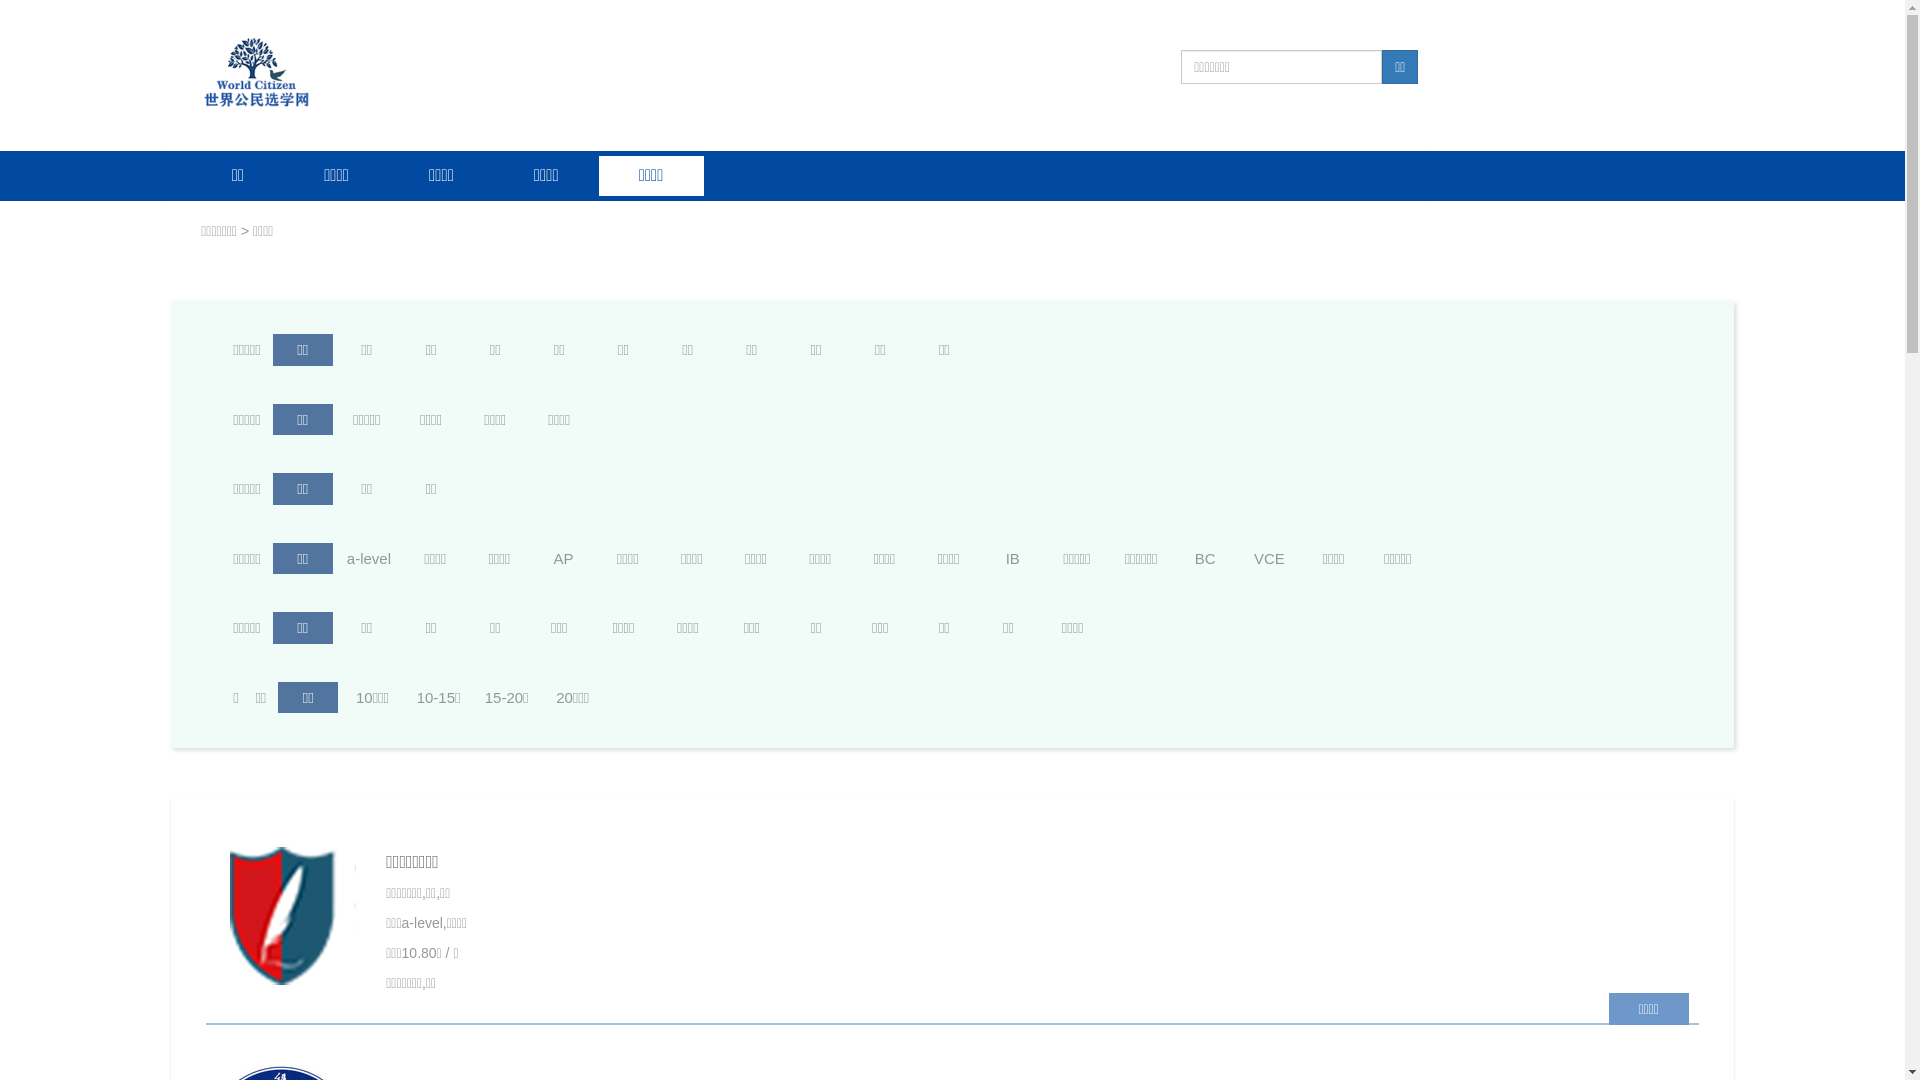 This screenshot has height=1080, width=1920. What do you see at coordinates (369, 558) in the screenshot?
I see `'a-level'` at bounding box center [369, 558].